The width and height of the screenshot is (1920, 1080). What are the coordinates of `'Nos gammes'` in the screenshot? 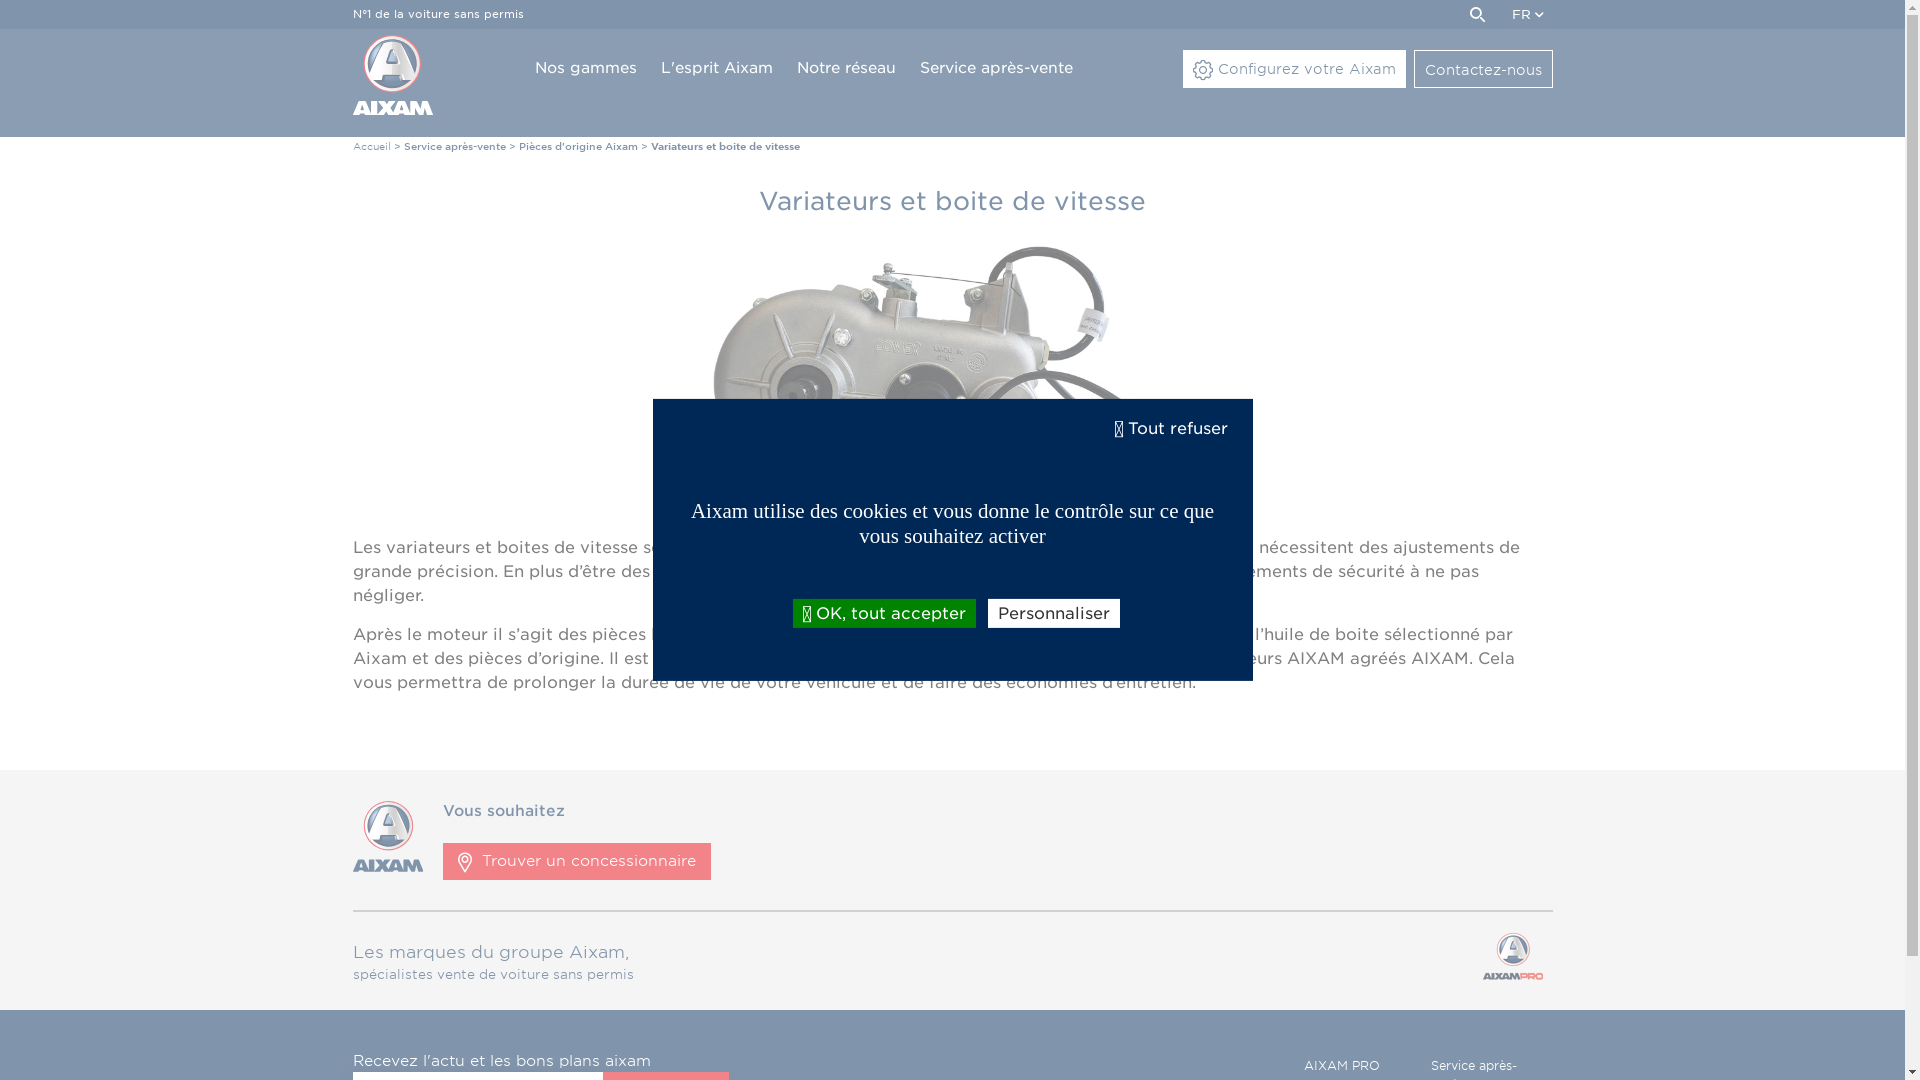 It's located at (584, 68).